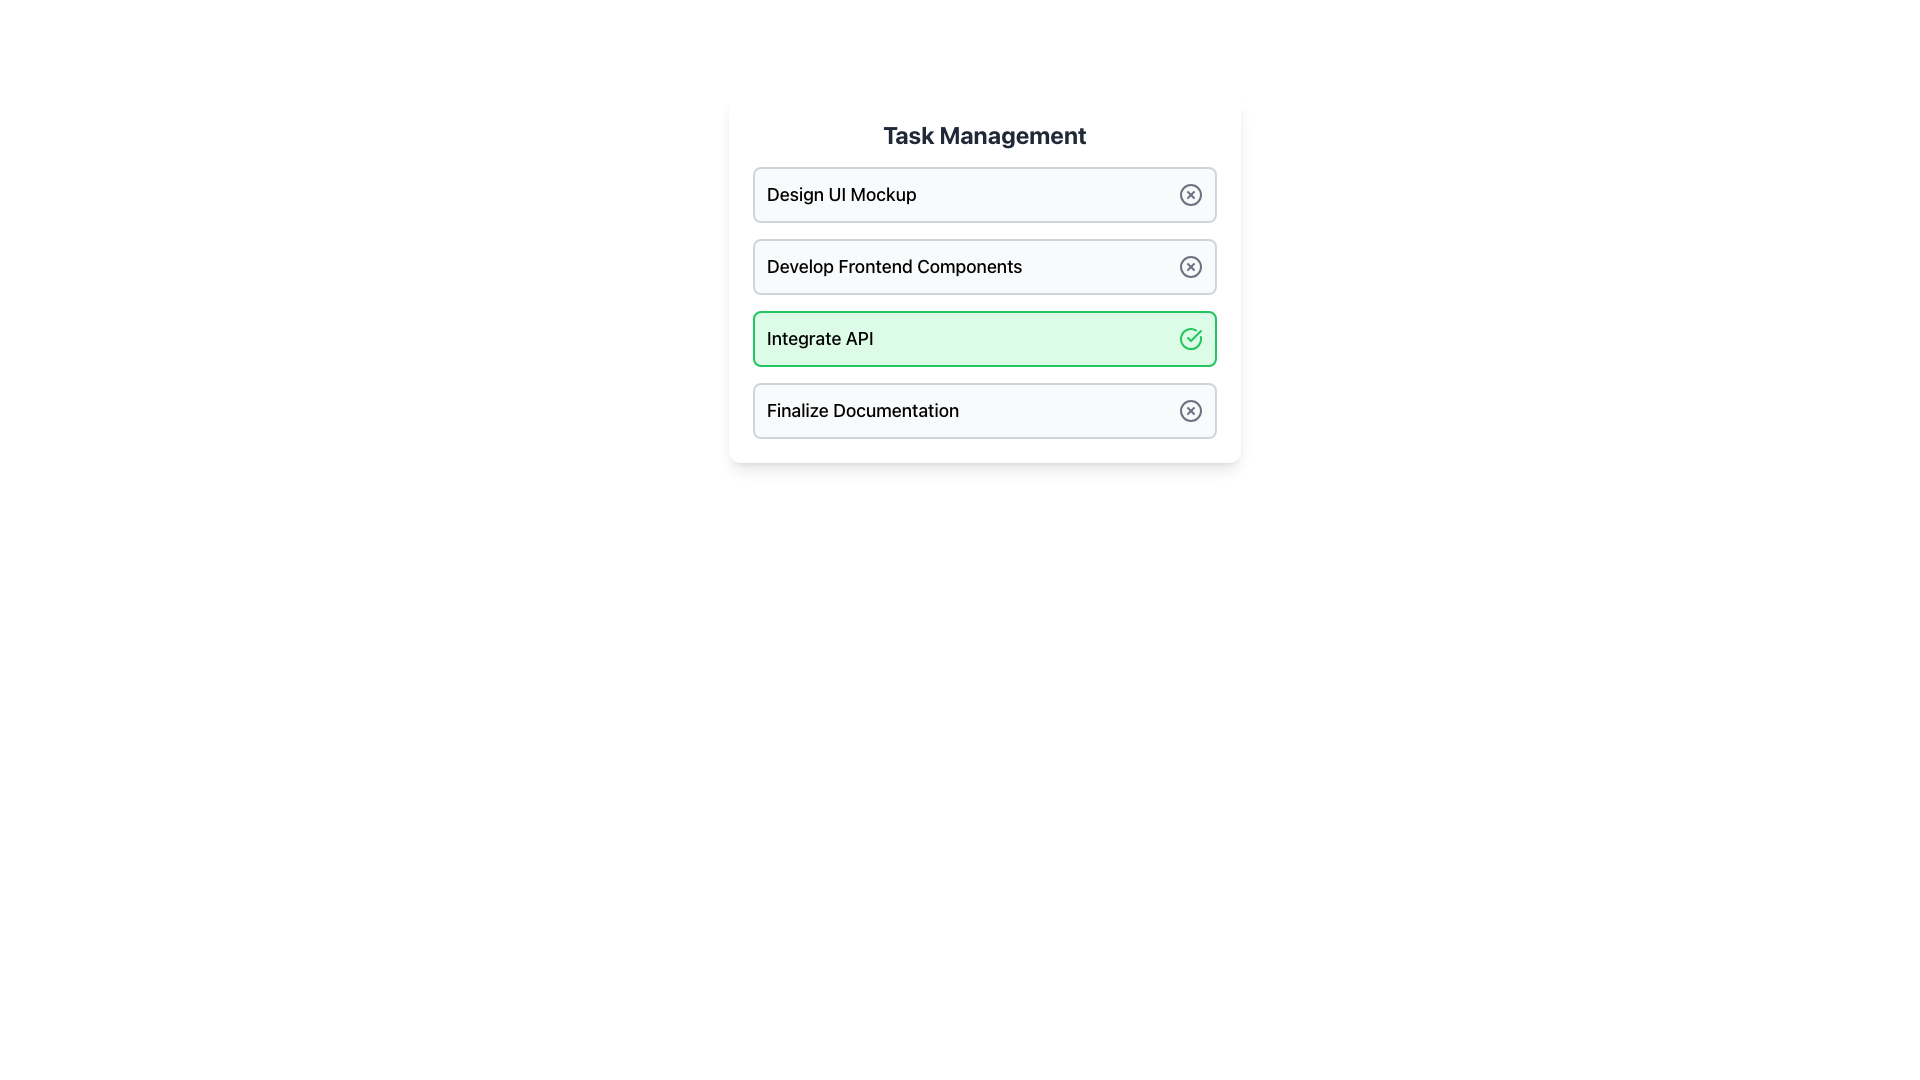 The image size is (1920, 1080). What do you see at coordinates (984, 135) in the screenshot?
I see `the header with the text 'Task Management' which is styled in bold and grayish dark color, positioned at the top of the task management interface` at bounding box center [984, 135].